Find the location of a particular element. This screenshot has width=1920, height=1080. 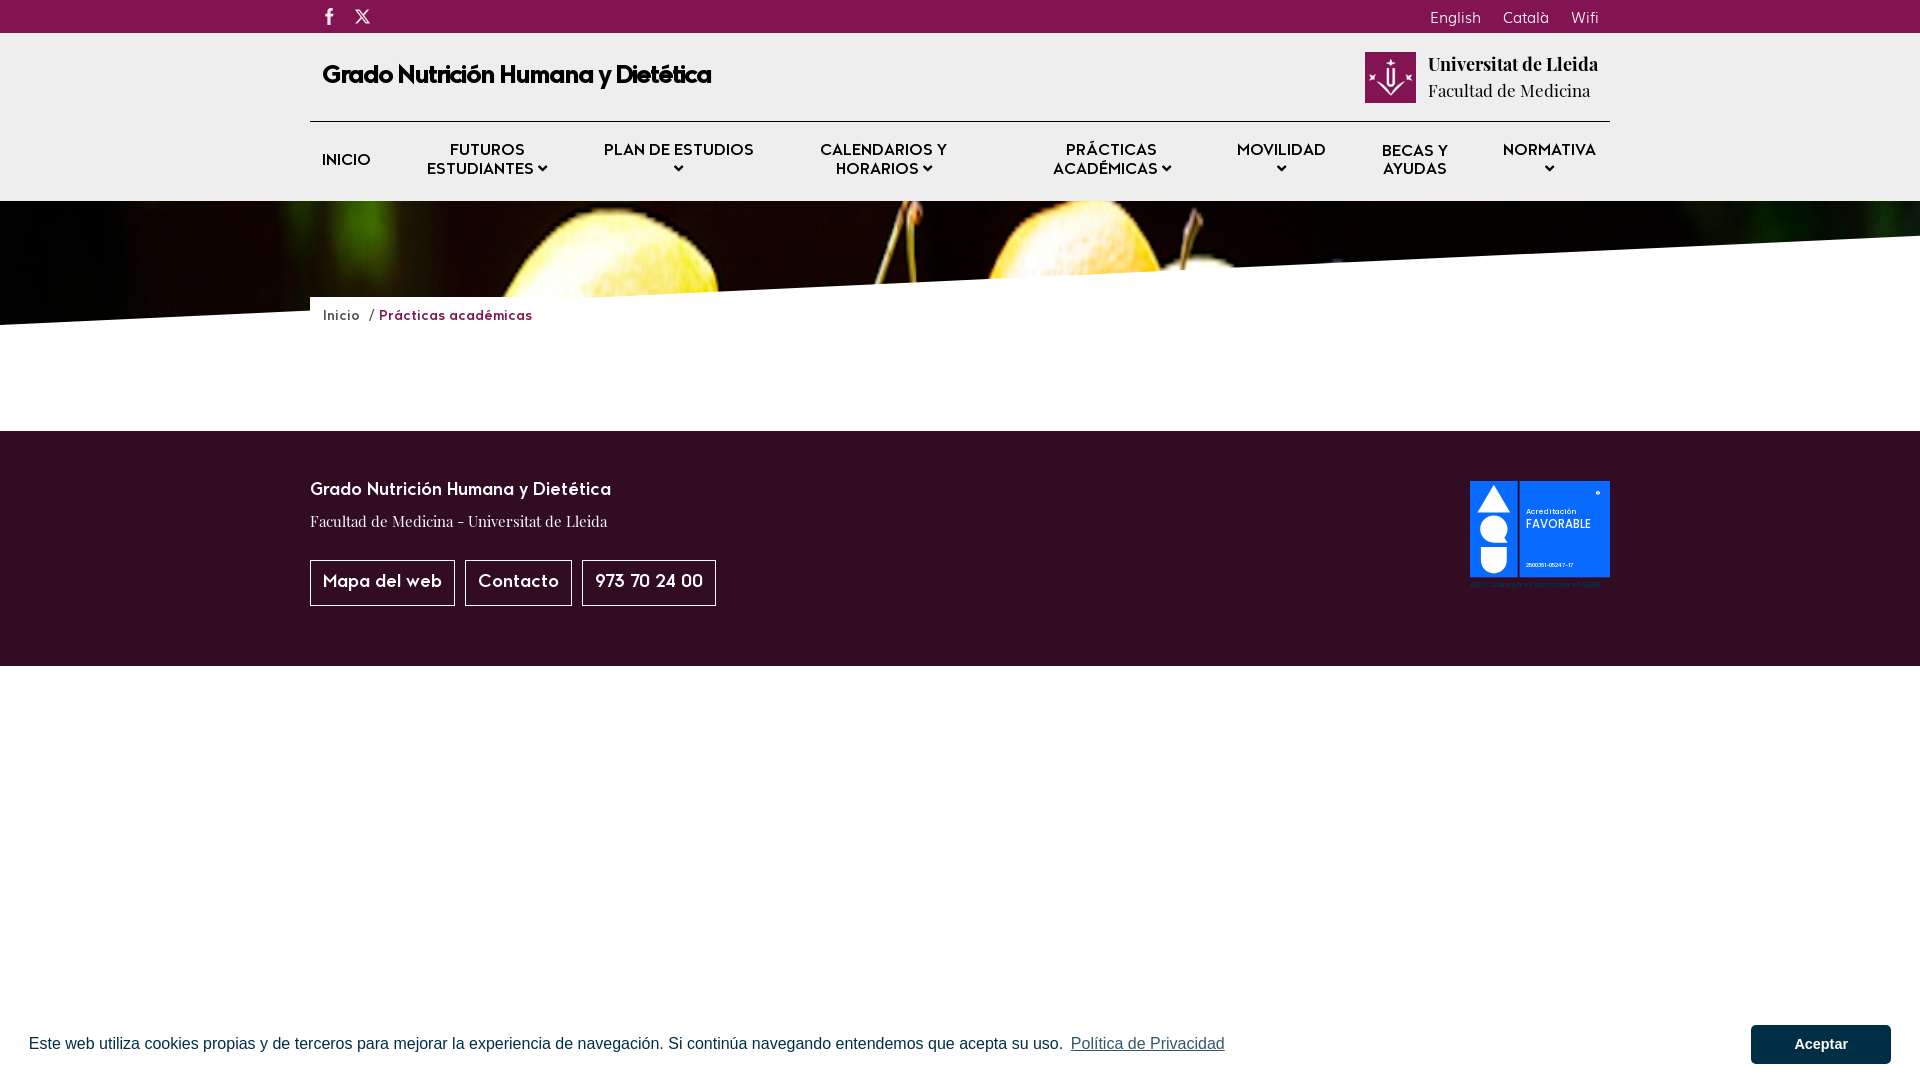

'Wifi' is located at coordinates (1583, 15).